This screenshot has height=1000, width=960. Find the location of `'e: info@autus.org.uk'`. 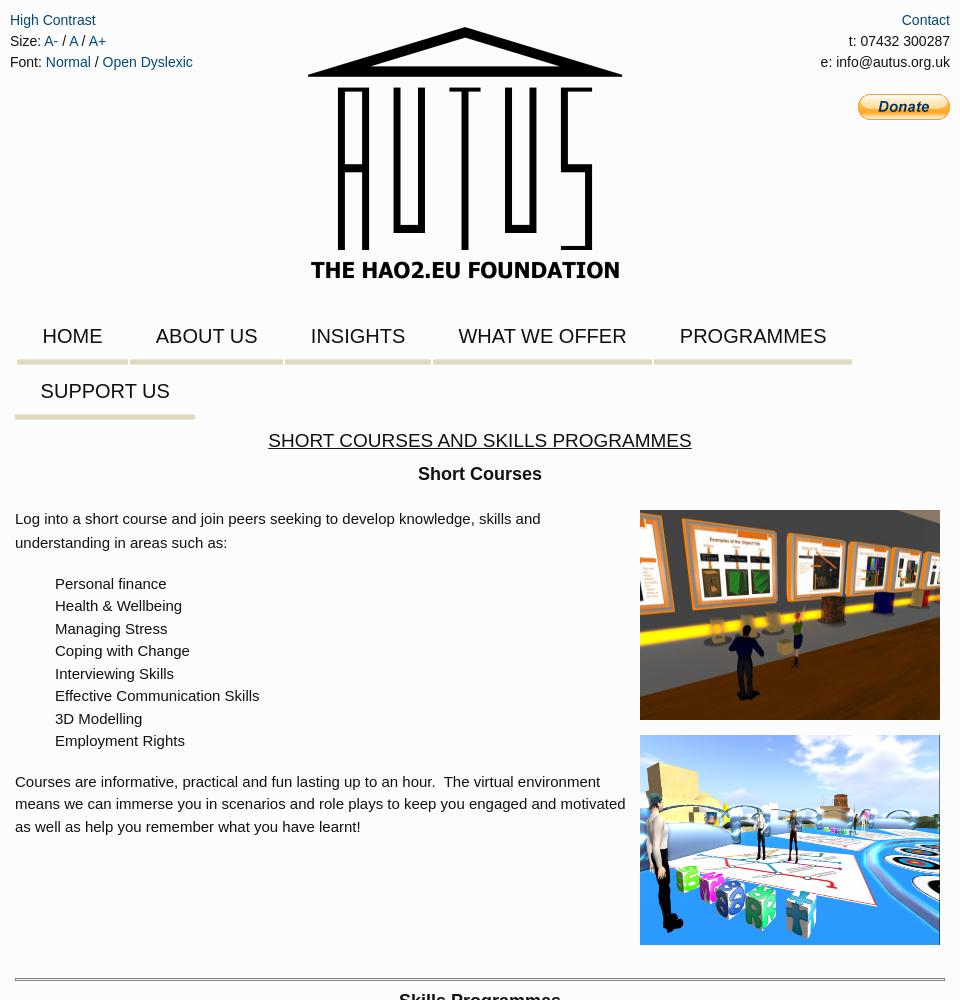

'e: info@autus.org.uk' is located at coordinates (884, 62).